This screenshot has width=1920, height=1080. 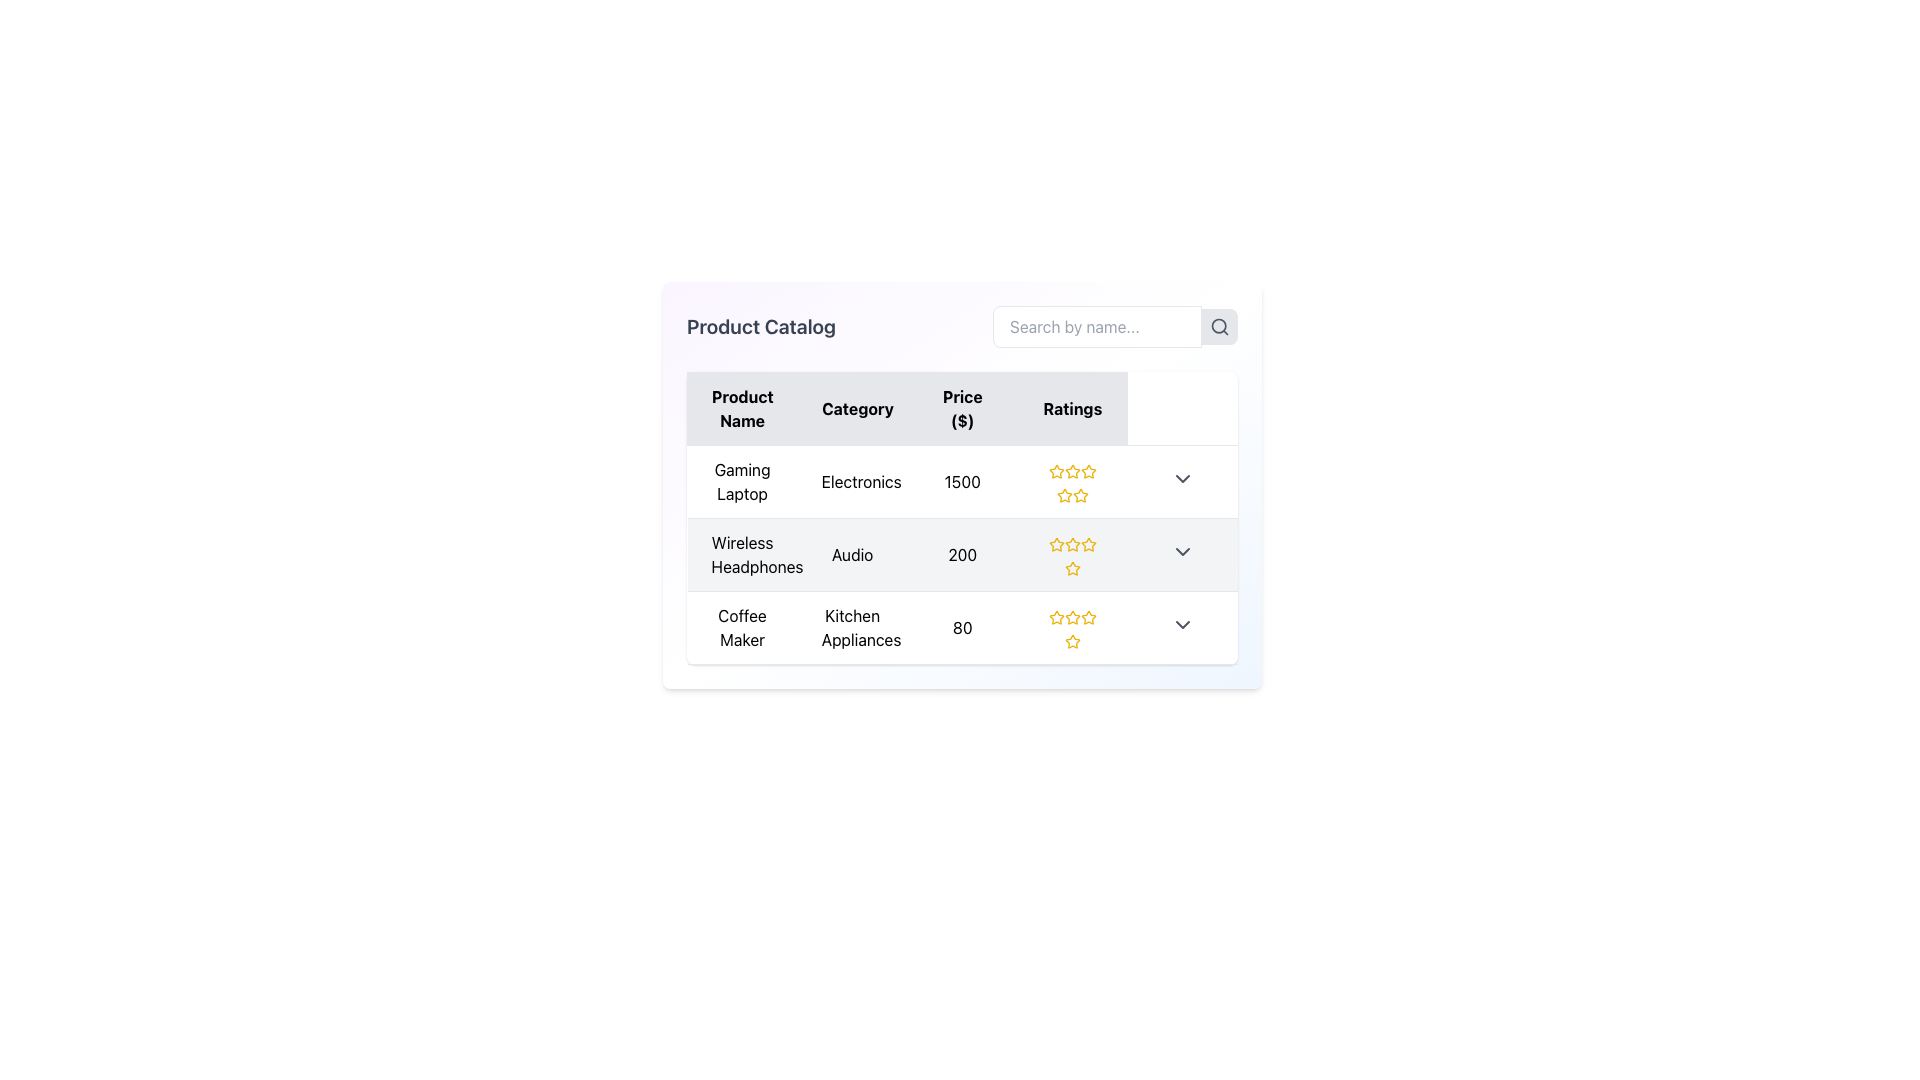 I want to click on the second star in the rating system for the 'Coffee Maker' product to potentially alter the rating, so click(x=1087, y=616).